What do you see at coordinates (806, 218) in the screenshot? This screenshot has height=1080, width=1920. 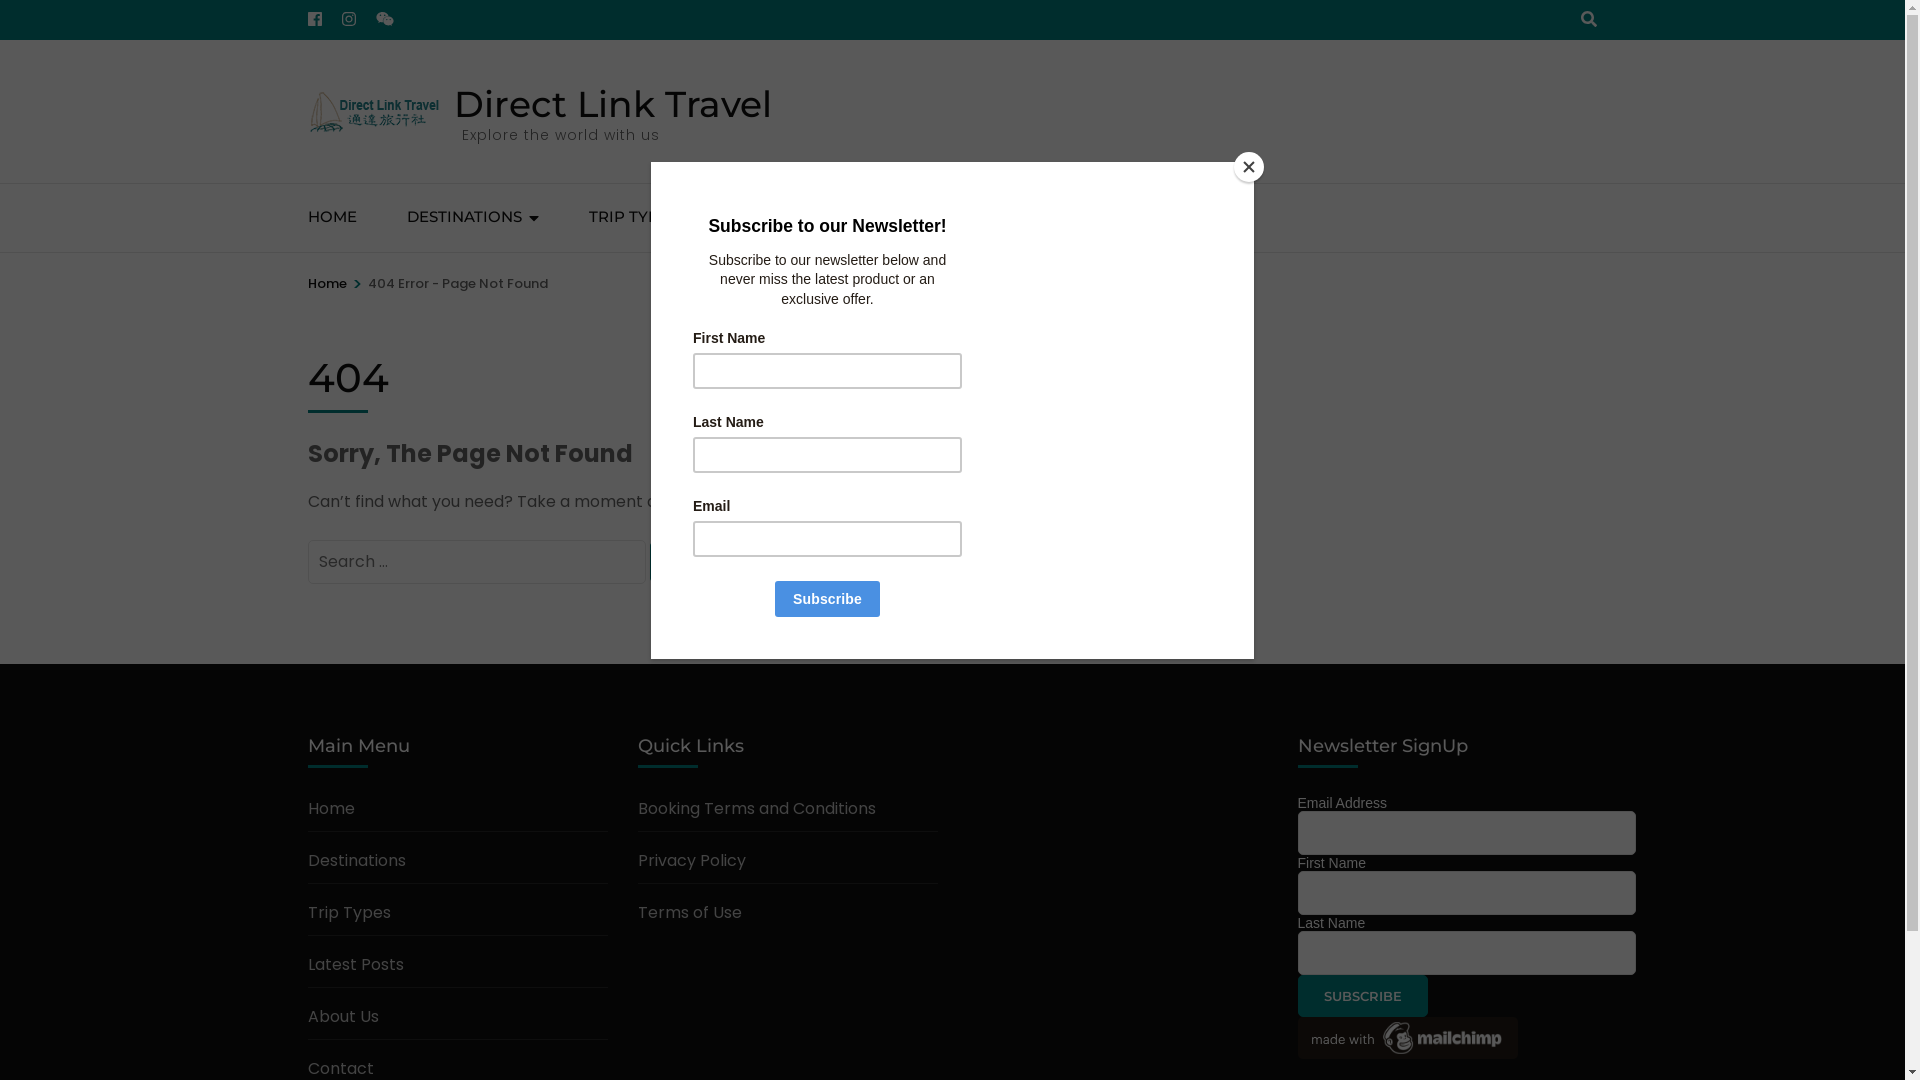 I see `'DESTINATION NEWS'` at bounding box center [806, 218].